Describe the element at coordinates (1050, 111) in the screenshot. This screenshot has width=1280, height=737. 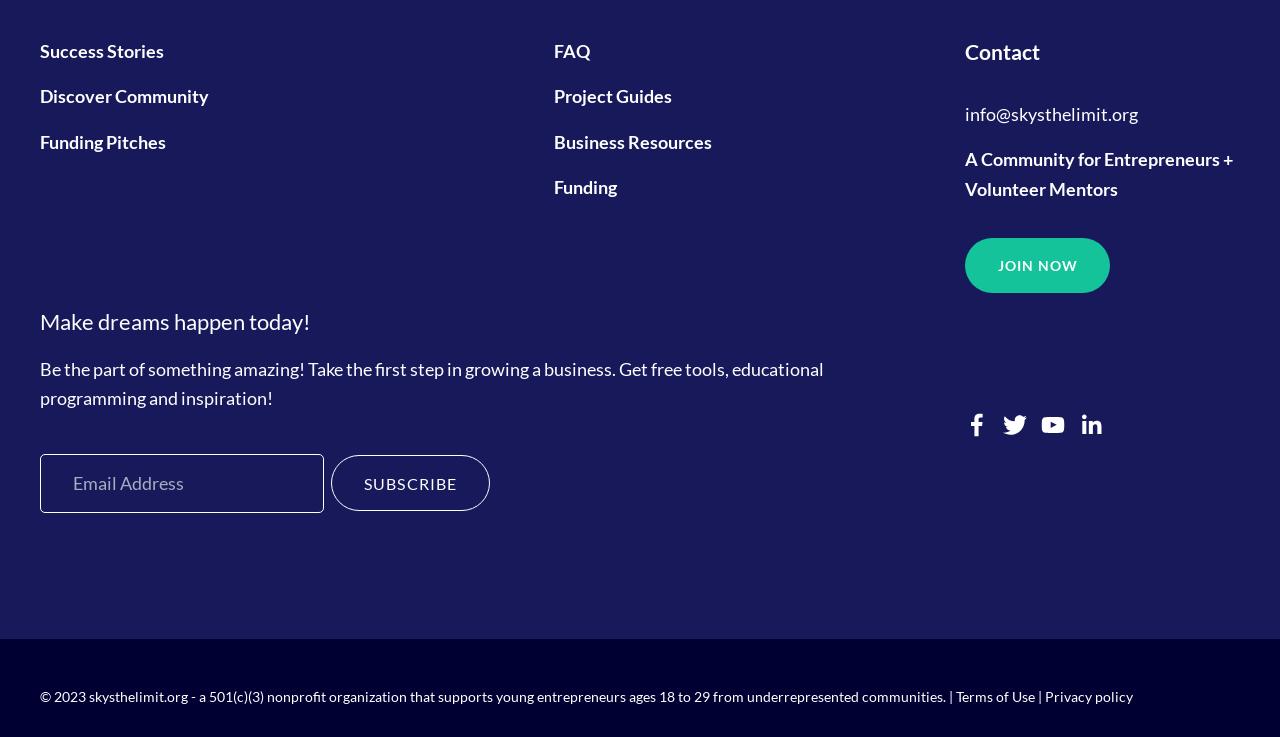
I see `'info@skysthelimit.org'` at that location.